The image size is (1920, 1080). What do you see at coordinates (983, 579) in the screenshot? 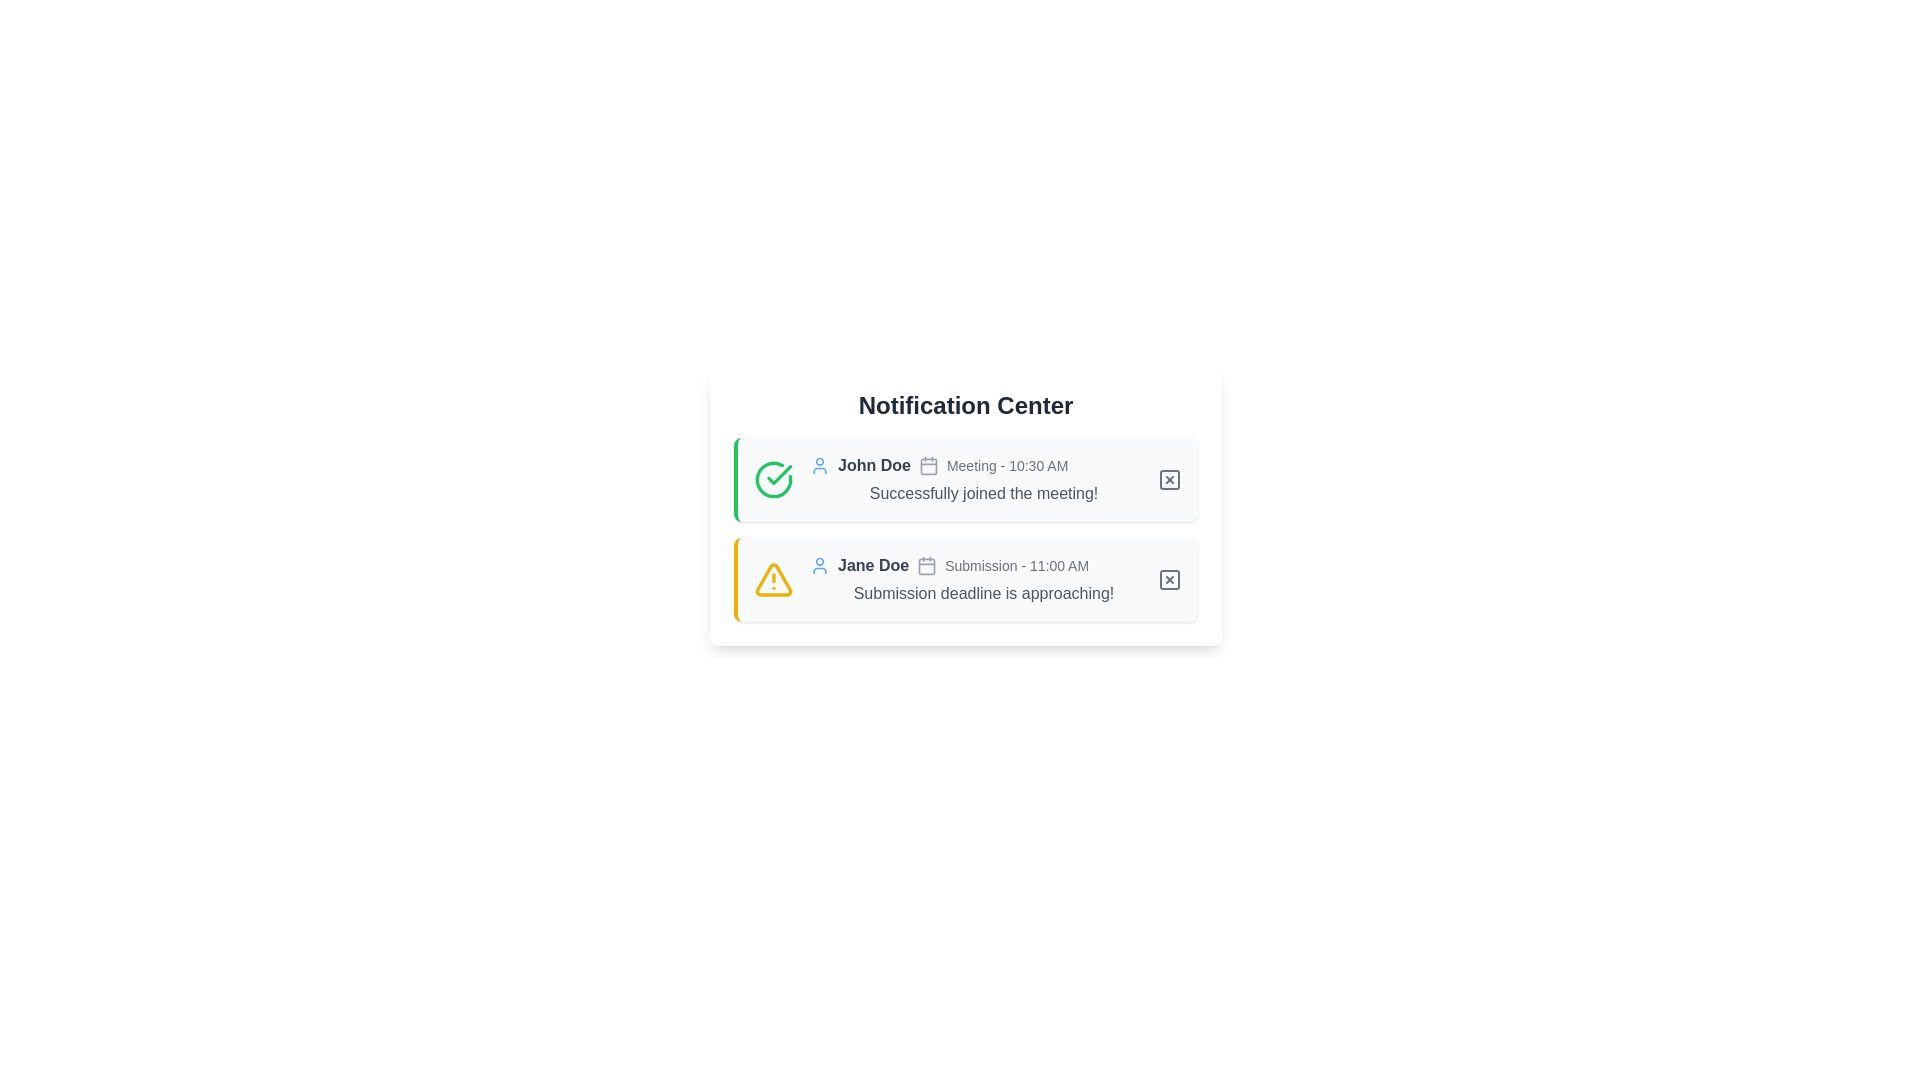
I see `the second notification in the Notification Center card, which is located between the 'John Doe' notification and empty space below` at bounding box center [983, 579].